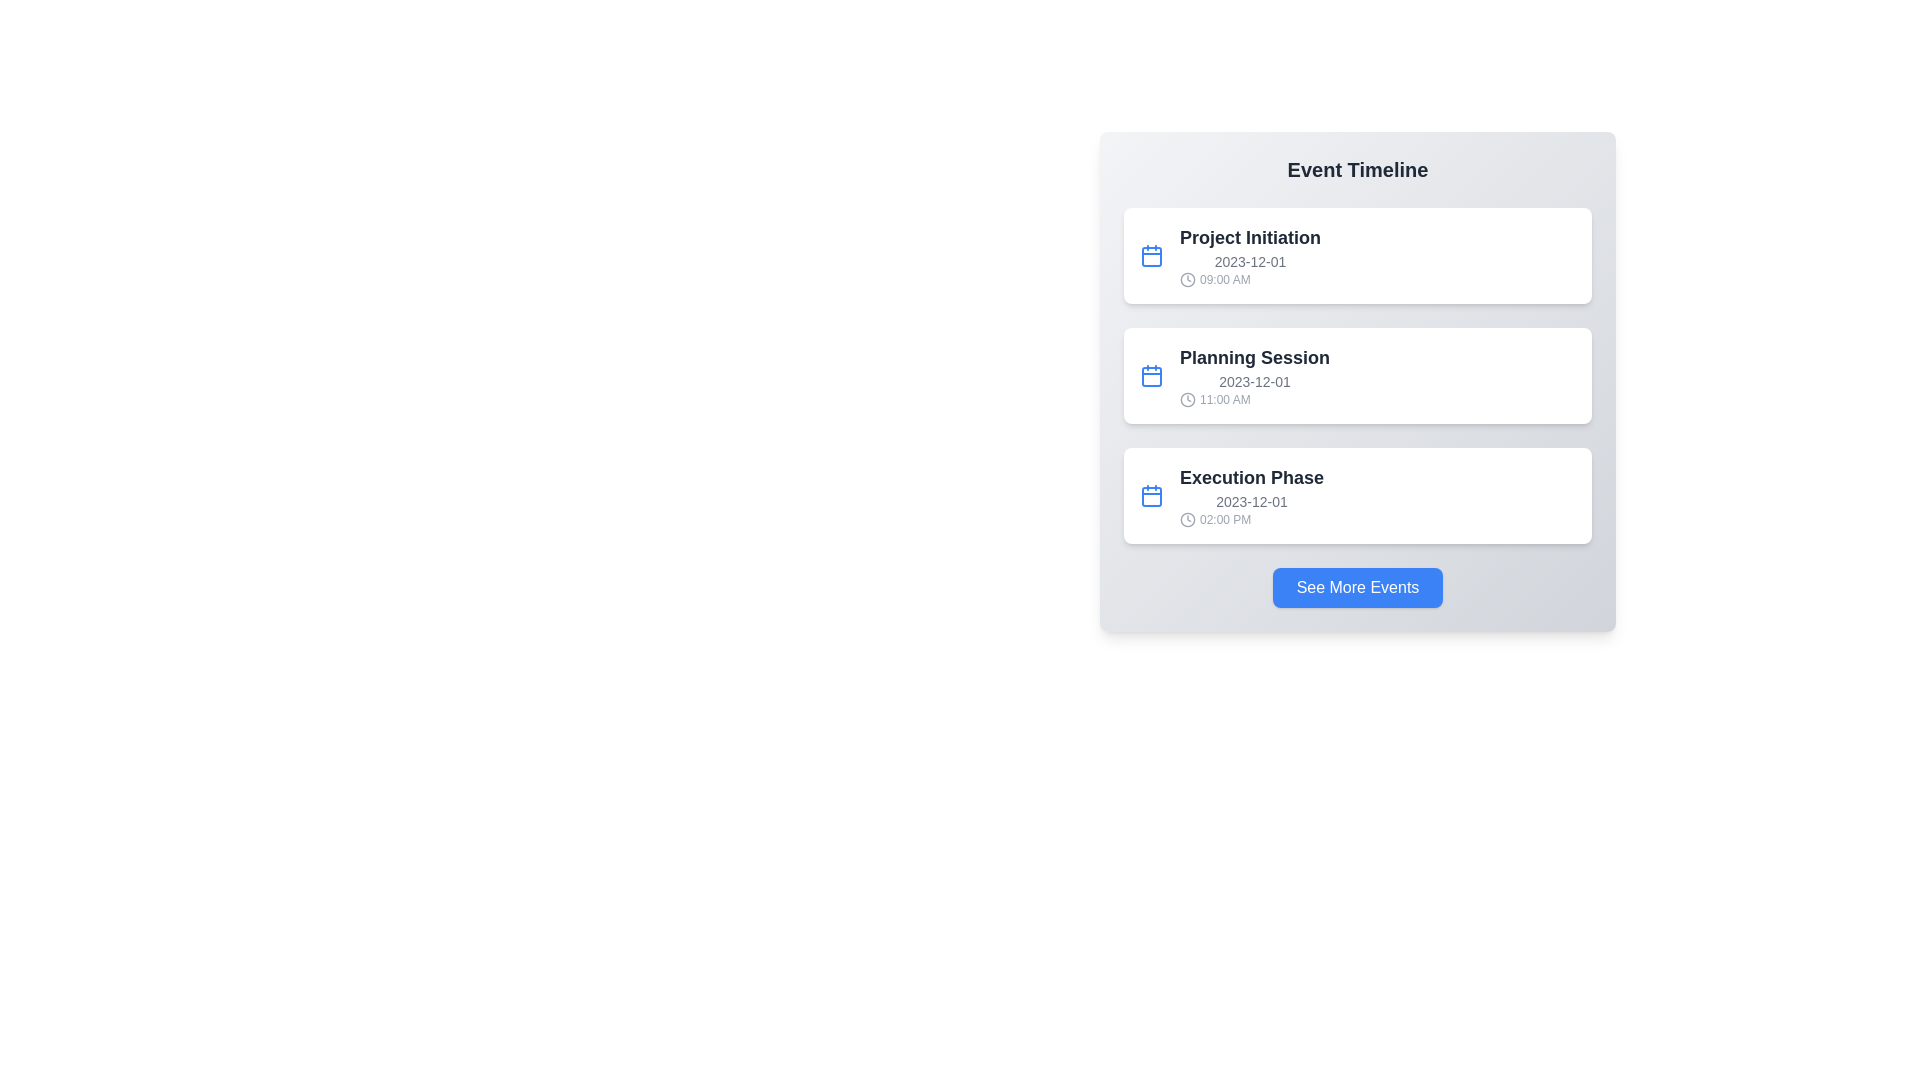 Image resolution: width=1920 pixels, height=1080 pixels. What do you see at coordinates (1152, 375) in the screenshot?
I see `the calendar icon associated with the Planning Session event` at bounding box center [1152, 375].